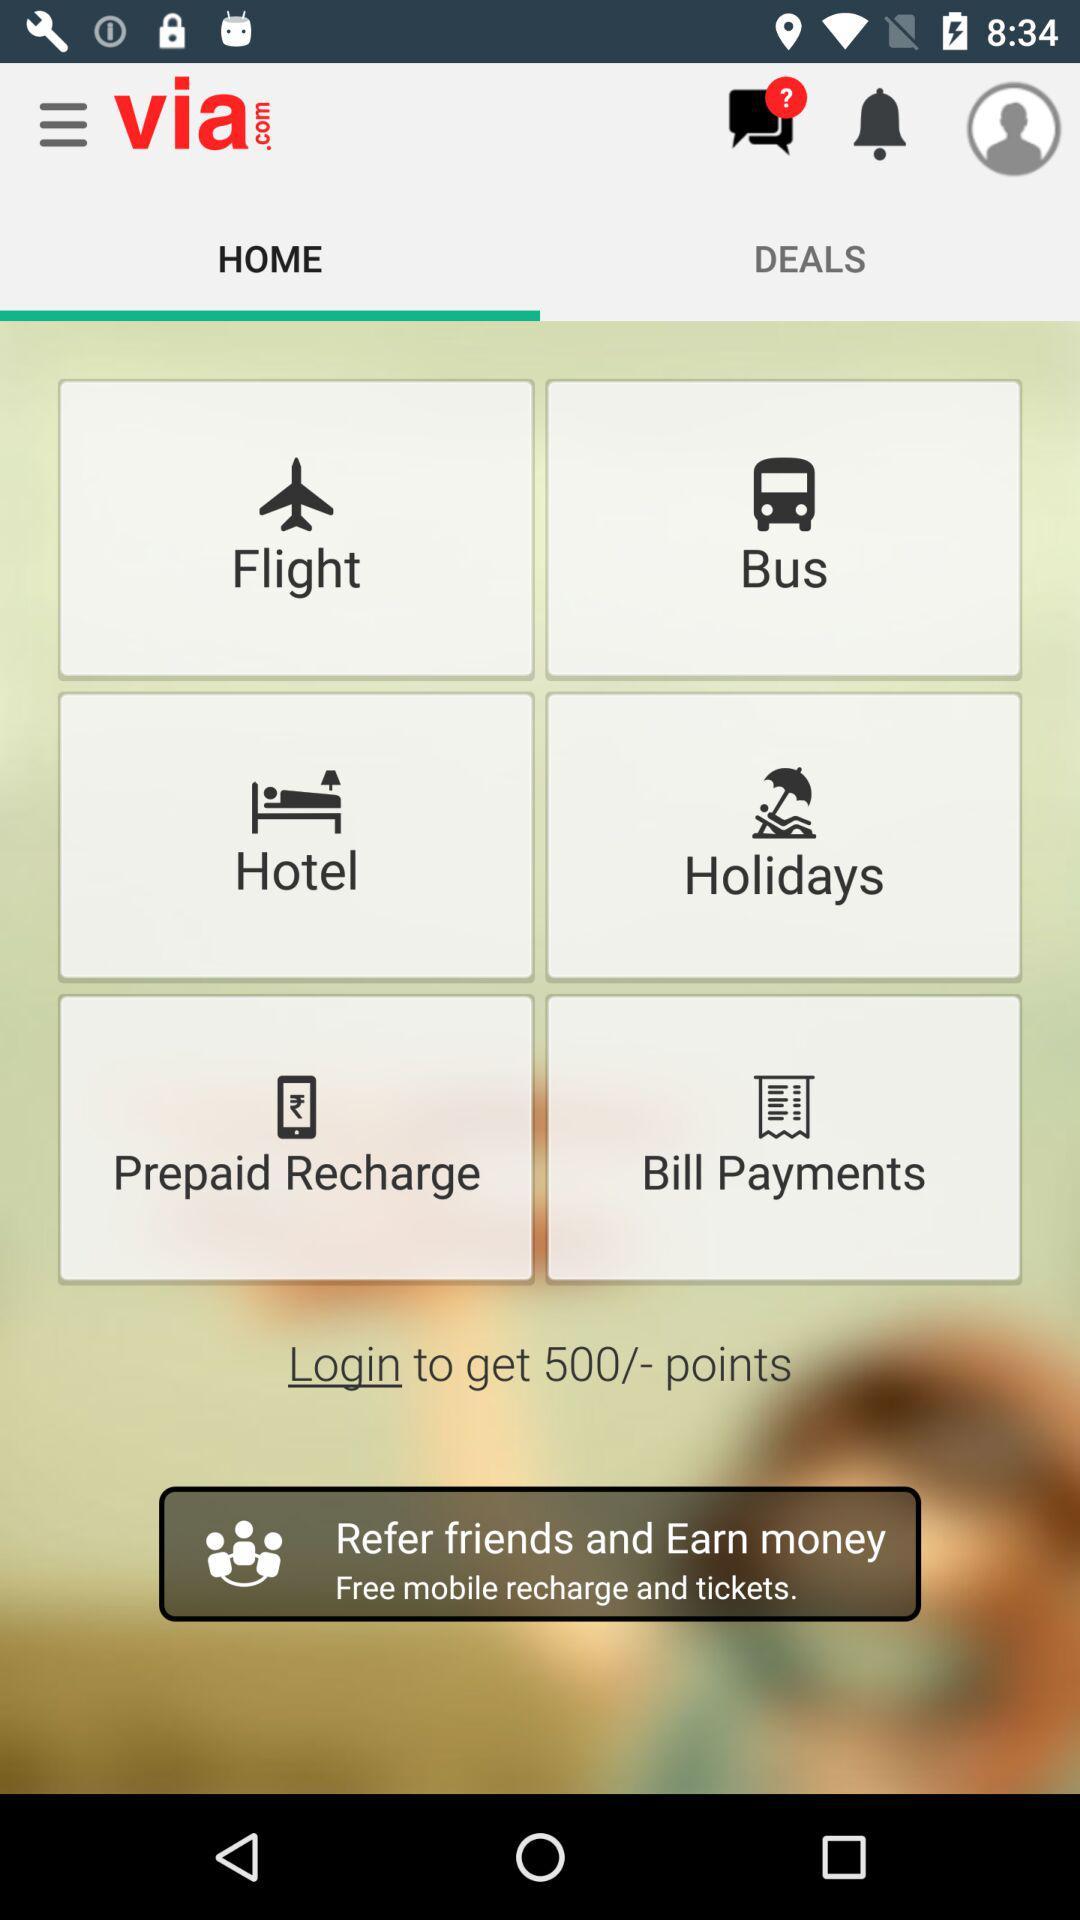 This screenshot has height=1920, width=1080. I want to click on messages, so click(760, 121).